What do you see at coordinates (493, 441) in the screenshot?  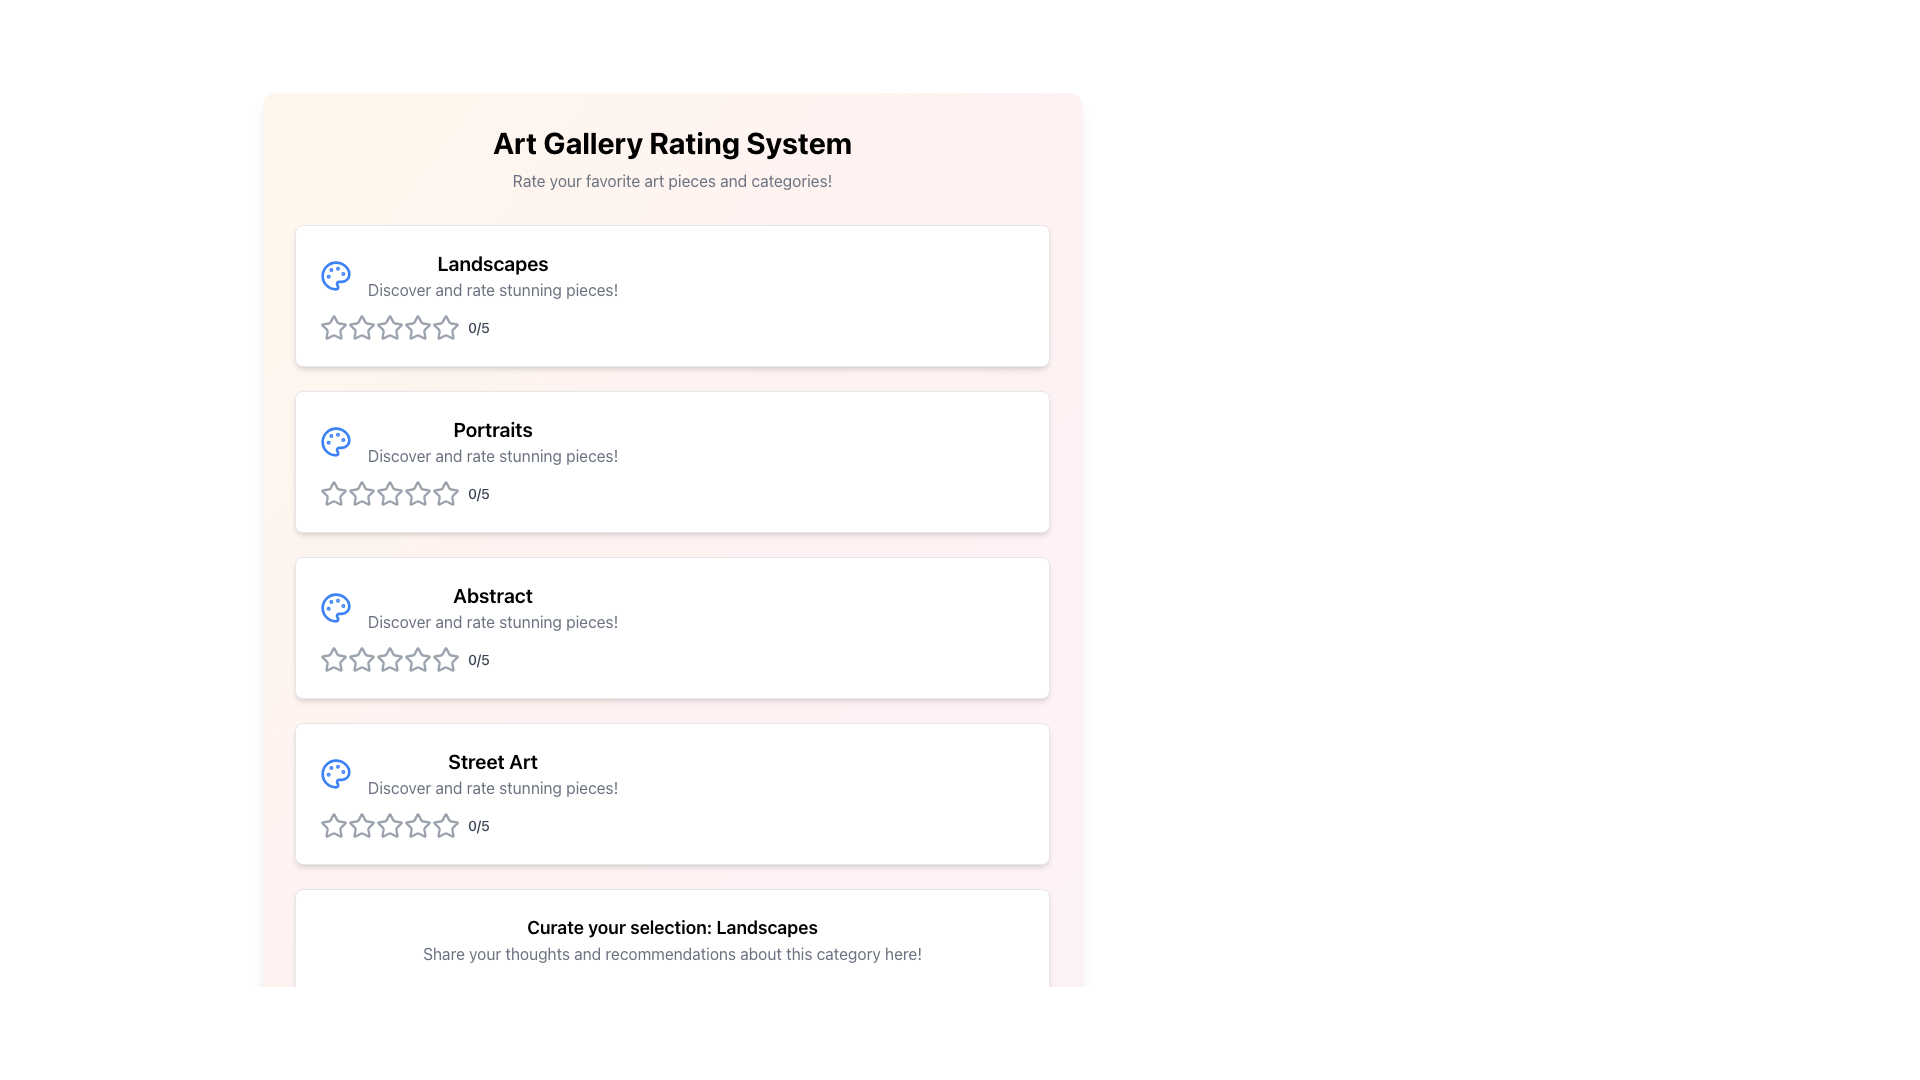 I see `the text block labeled 'Portraits' which includes the header and subtitle, located centrally below the 'Landscapes' row and above the 'Abstract' row` at bounding box center [493, 441].